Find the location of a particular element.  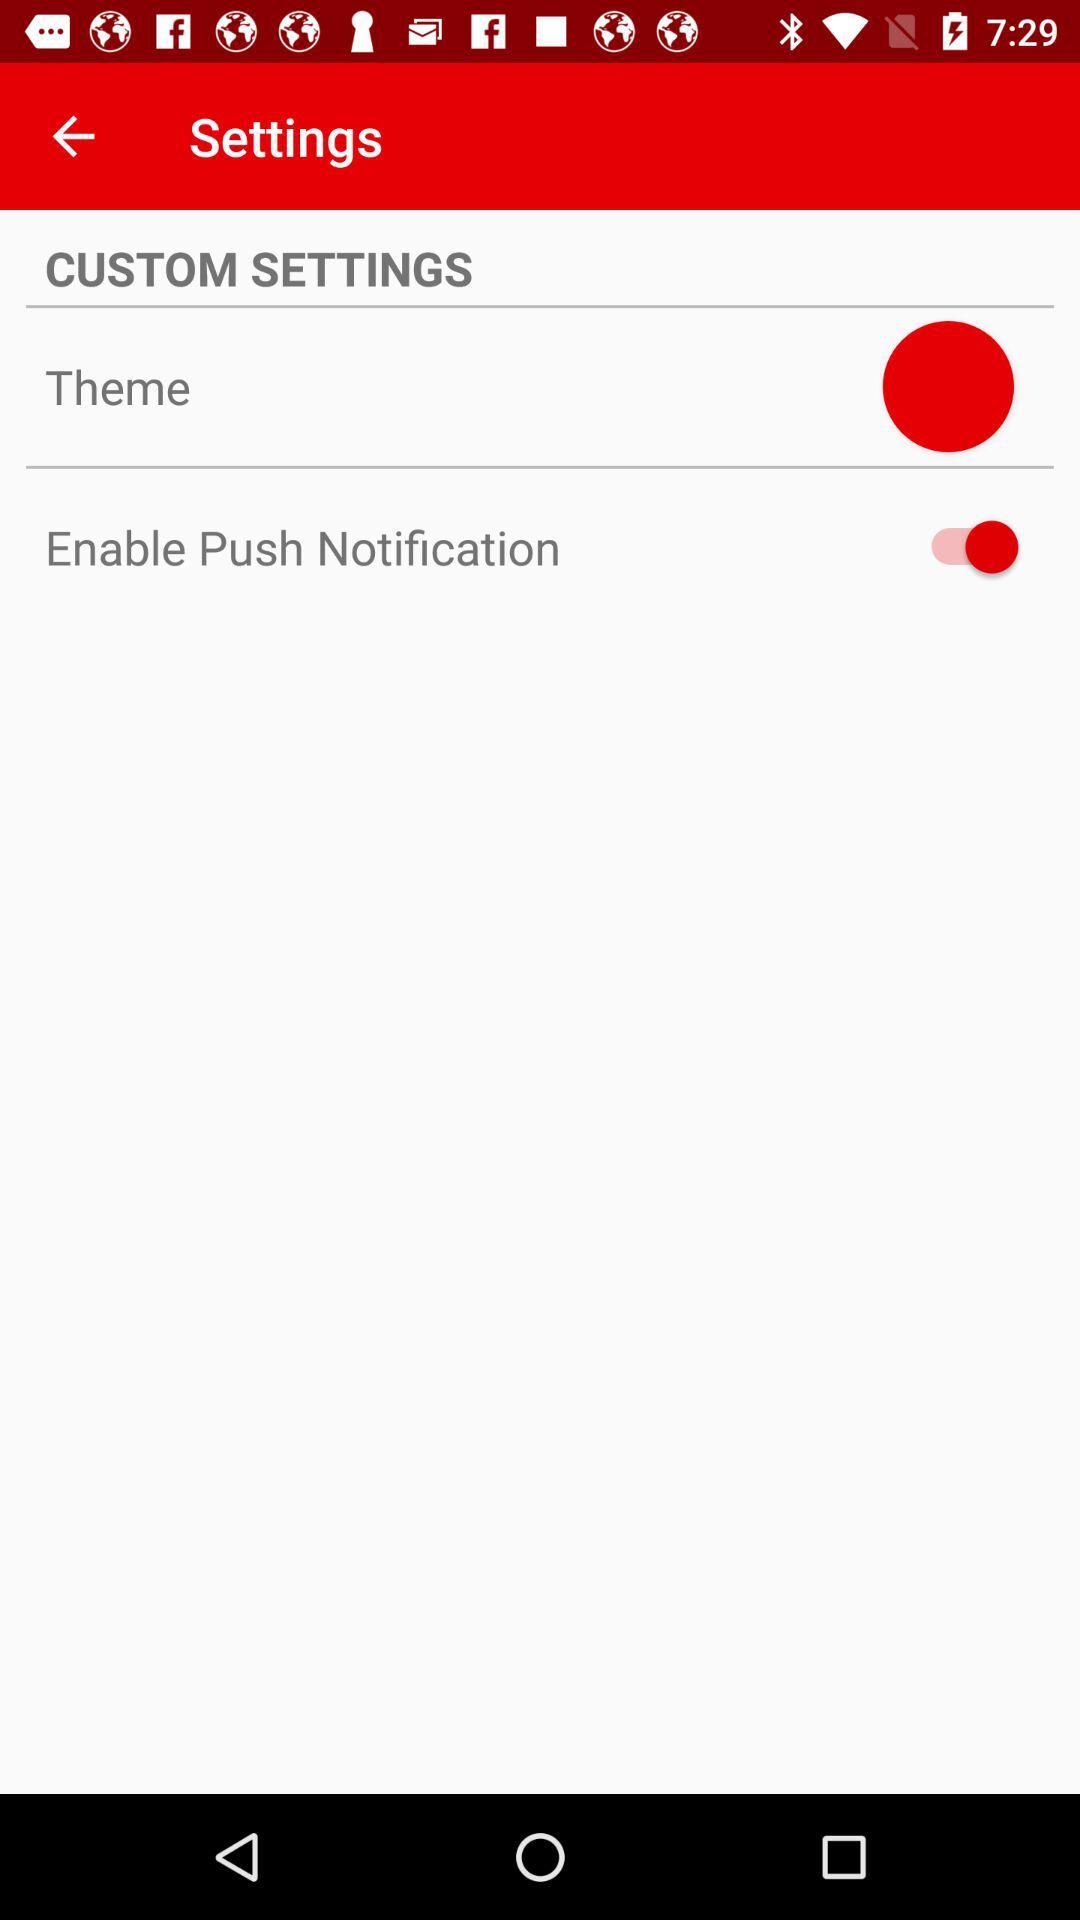

the icon to the right of the enable push notification is located at coordinates (964, 547).